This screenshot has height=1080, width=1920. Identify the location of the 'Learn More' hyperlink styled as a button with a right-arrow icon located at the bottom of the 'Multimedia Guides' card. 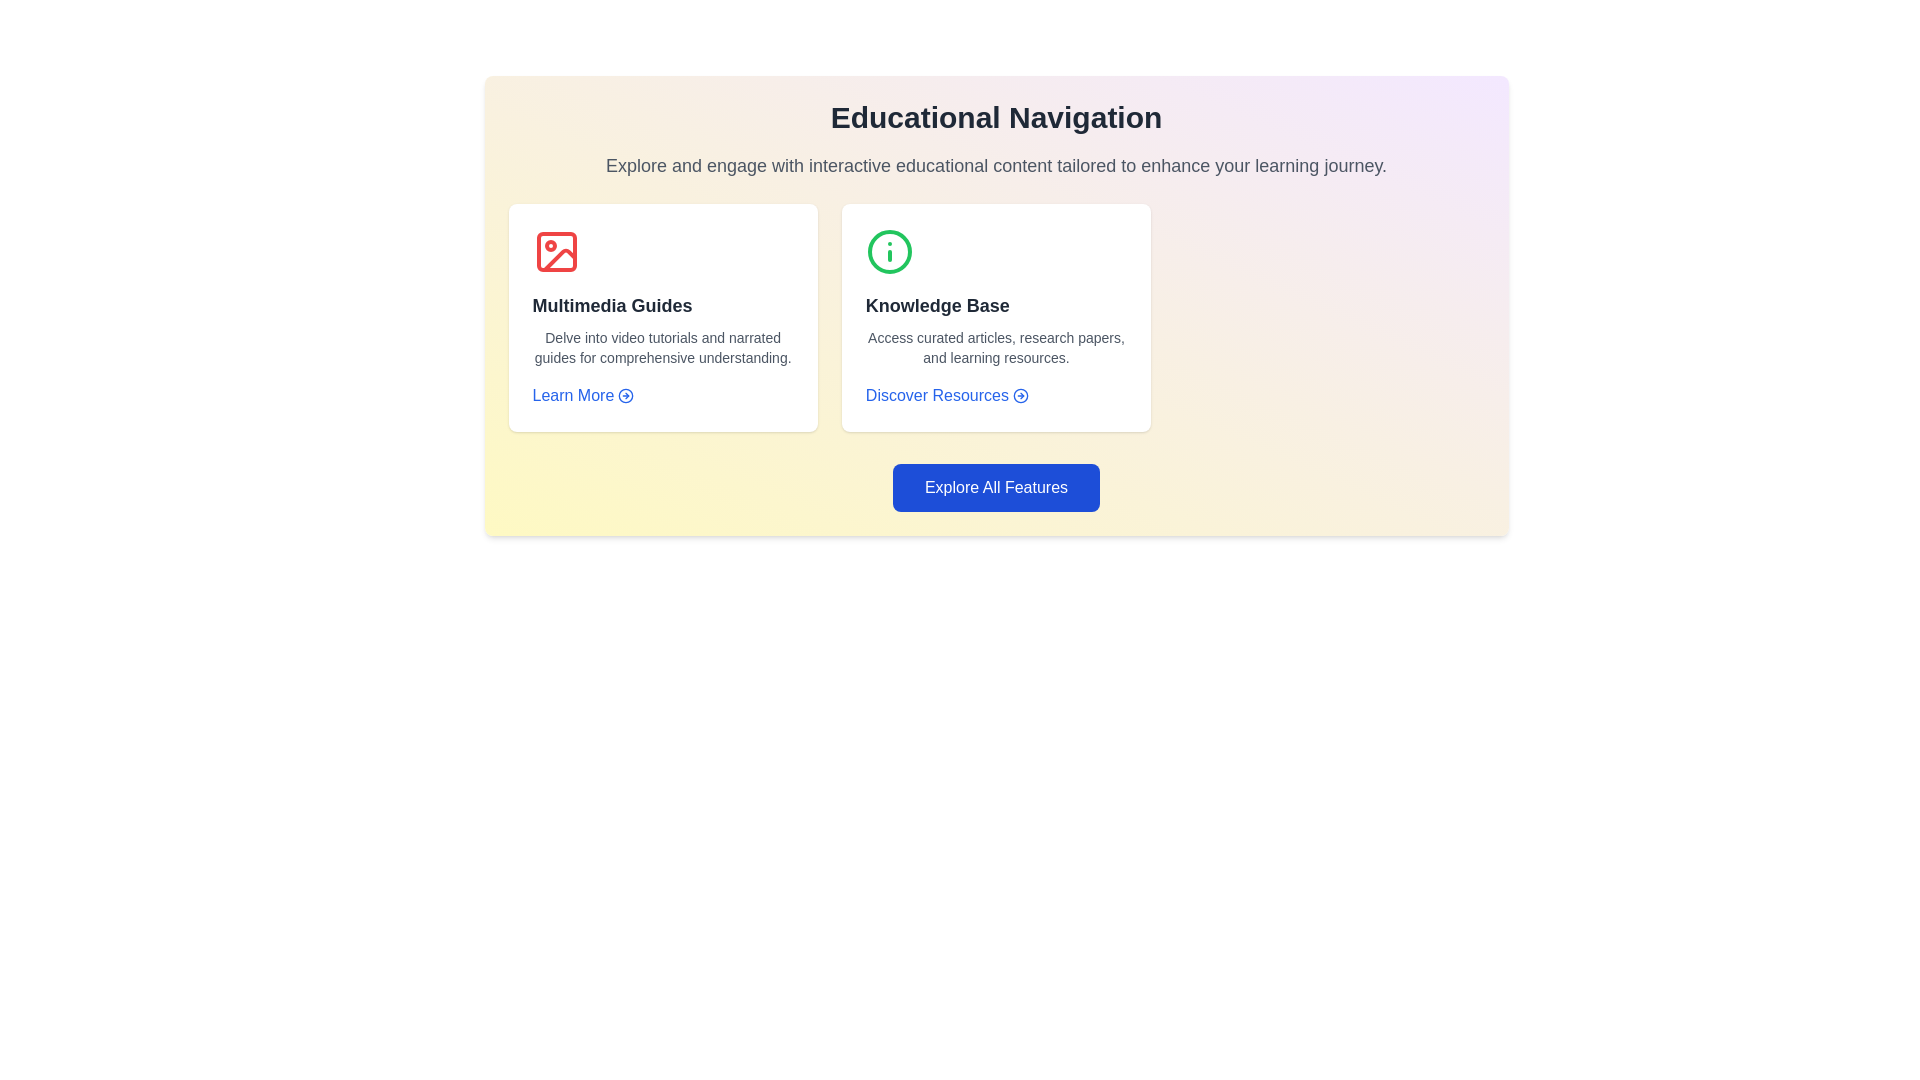
(582, 396).